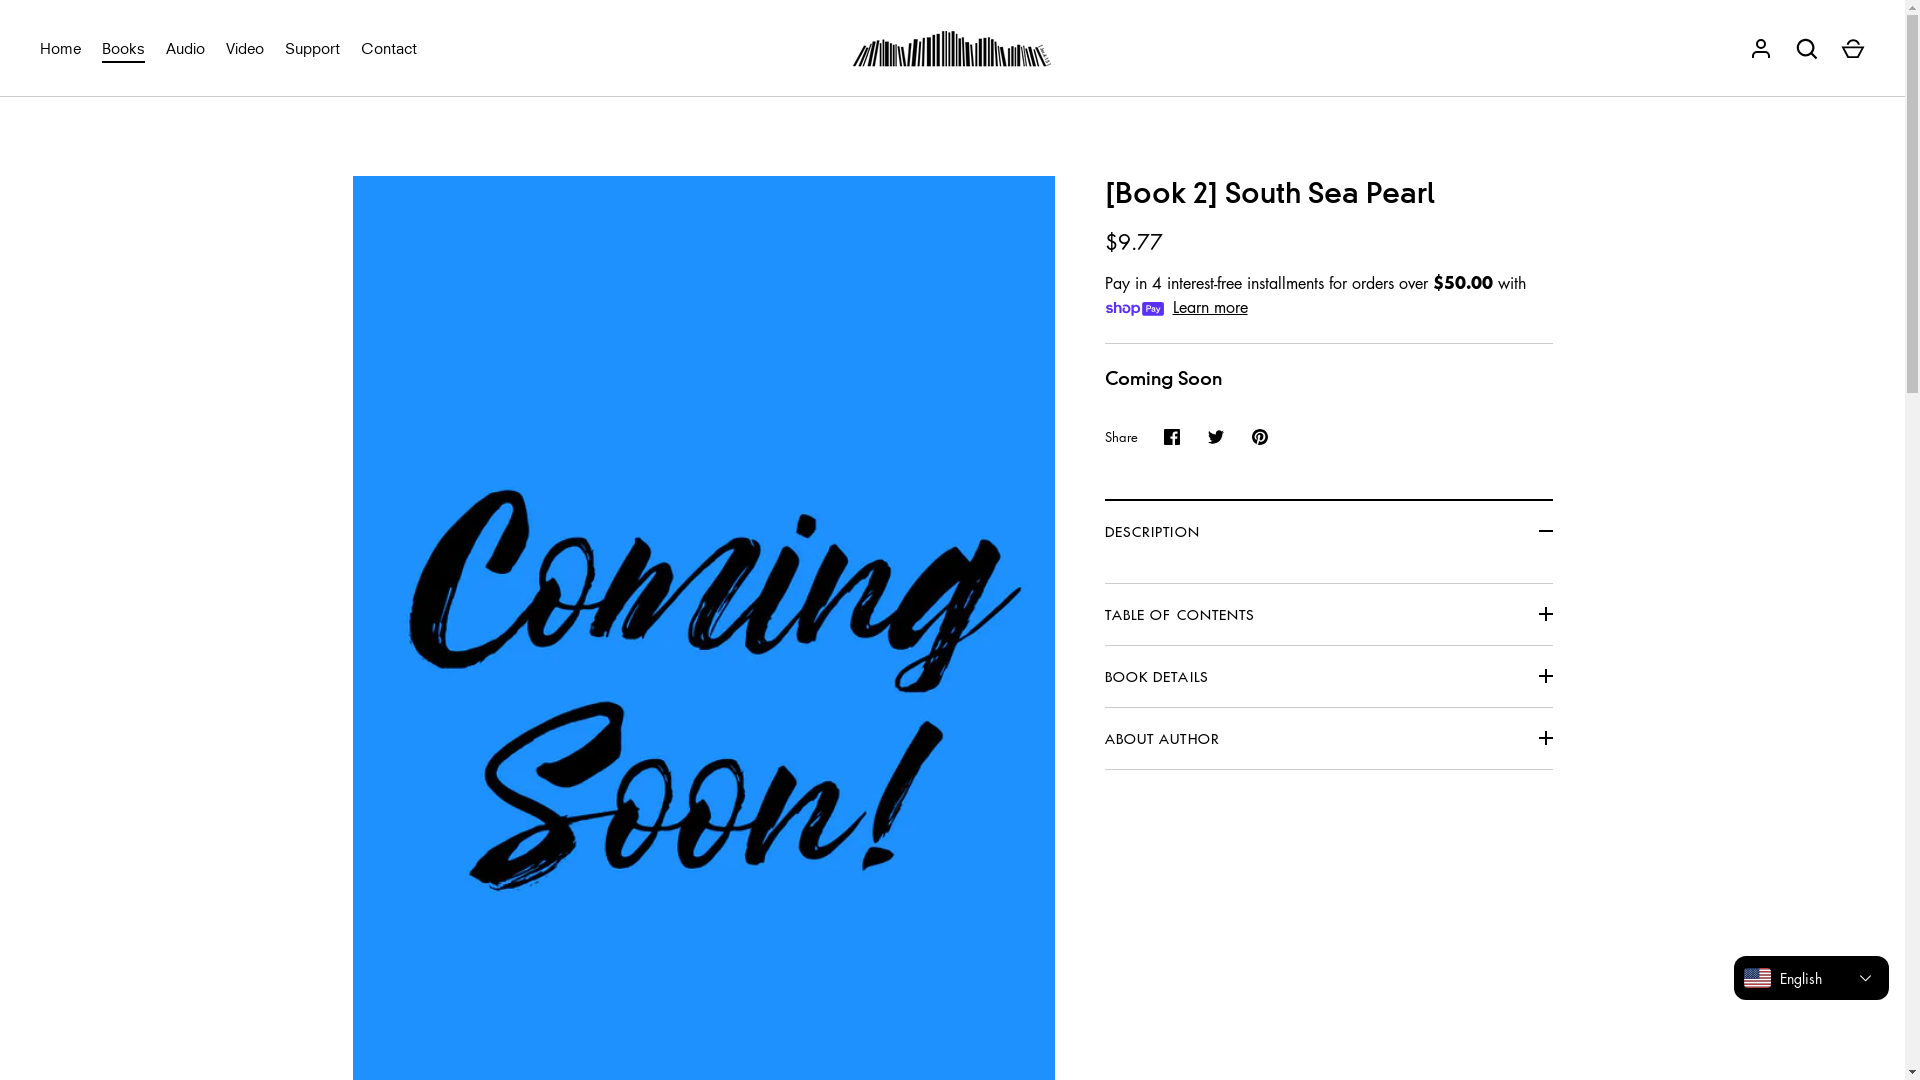 The image size is (1920, 1080). What do you see at coordinates (1214, 435) in the screenshot?
I see `'Share on Twitter'` at bounding box center [1214, 435].